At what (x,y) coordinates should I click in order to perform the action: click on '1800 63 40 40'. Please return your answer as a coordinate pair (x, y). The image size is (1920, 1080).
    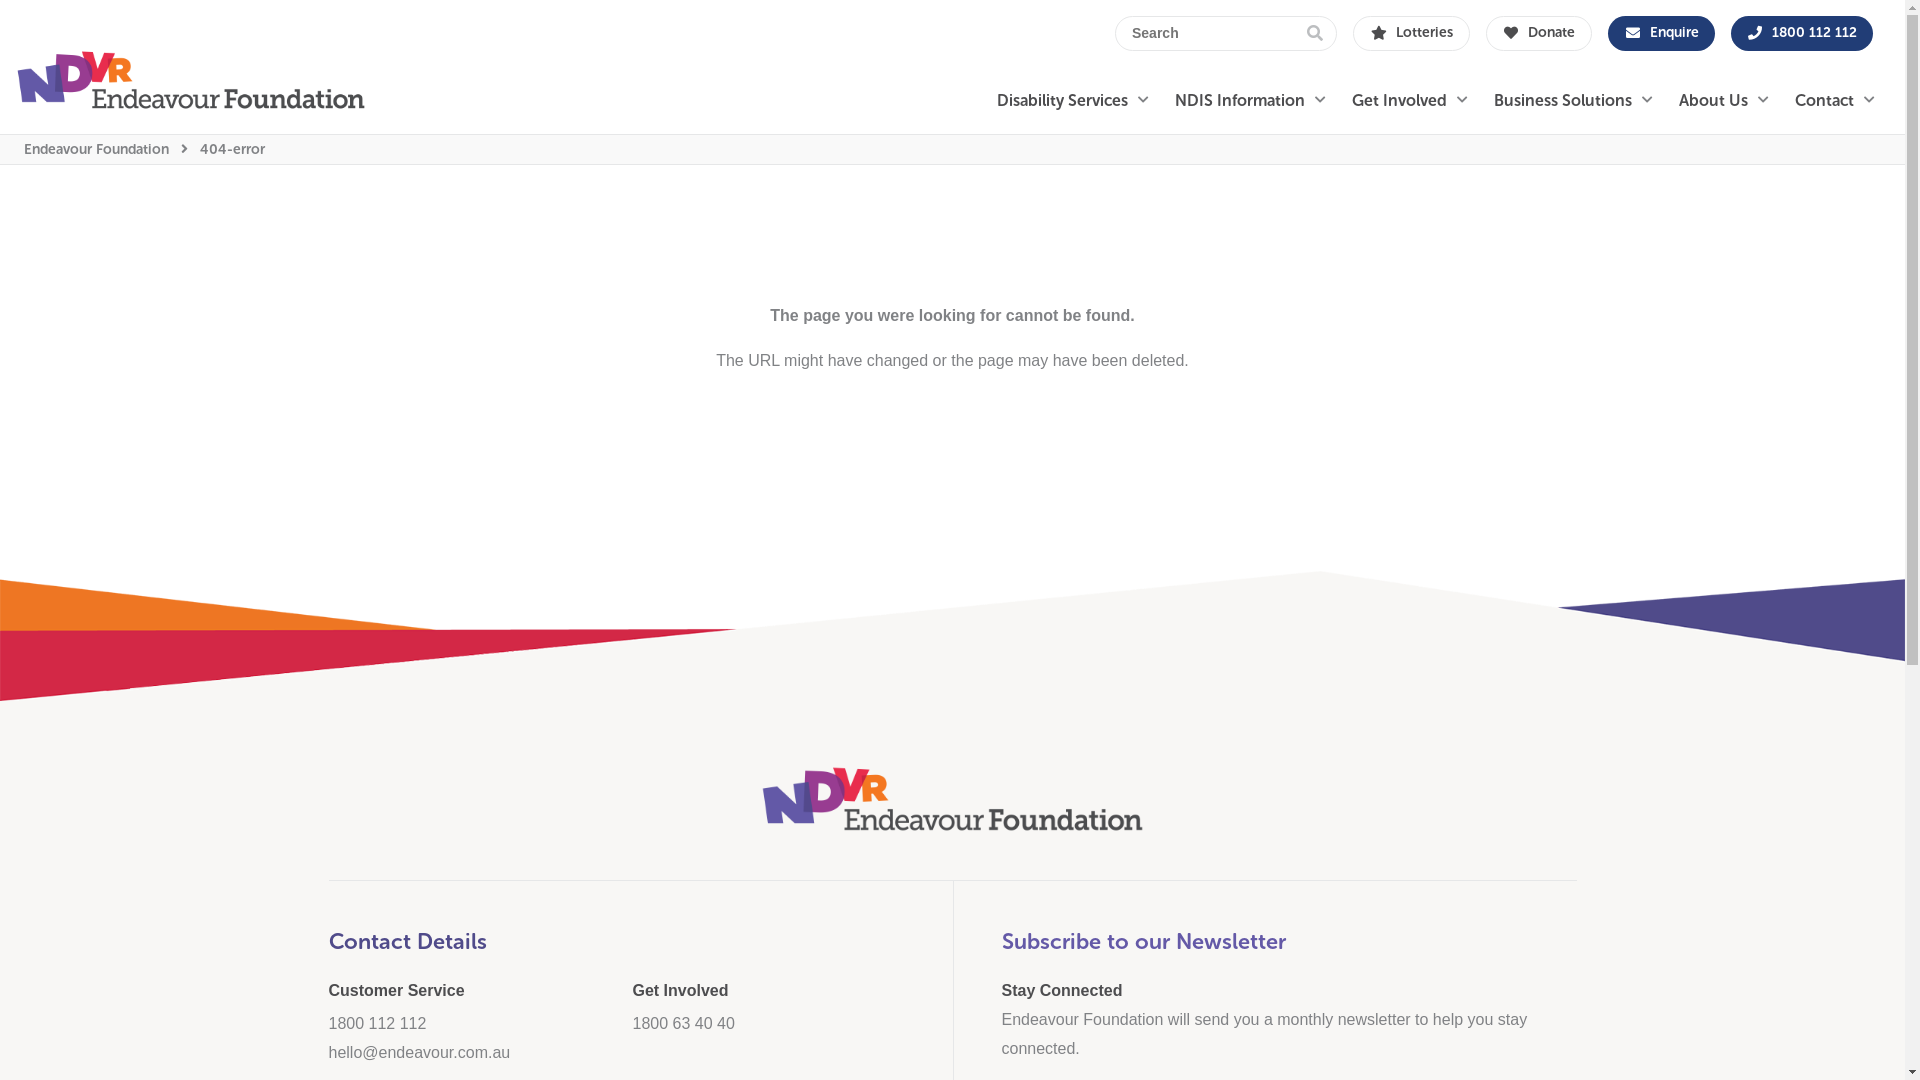
    Looking at the image, I should click on (682, 1023).